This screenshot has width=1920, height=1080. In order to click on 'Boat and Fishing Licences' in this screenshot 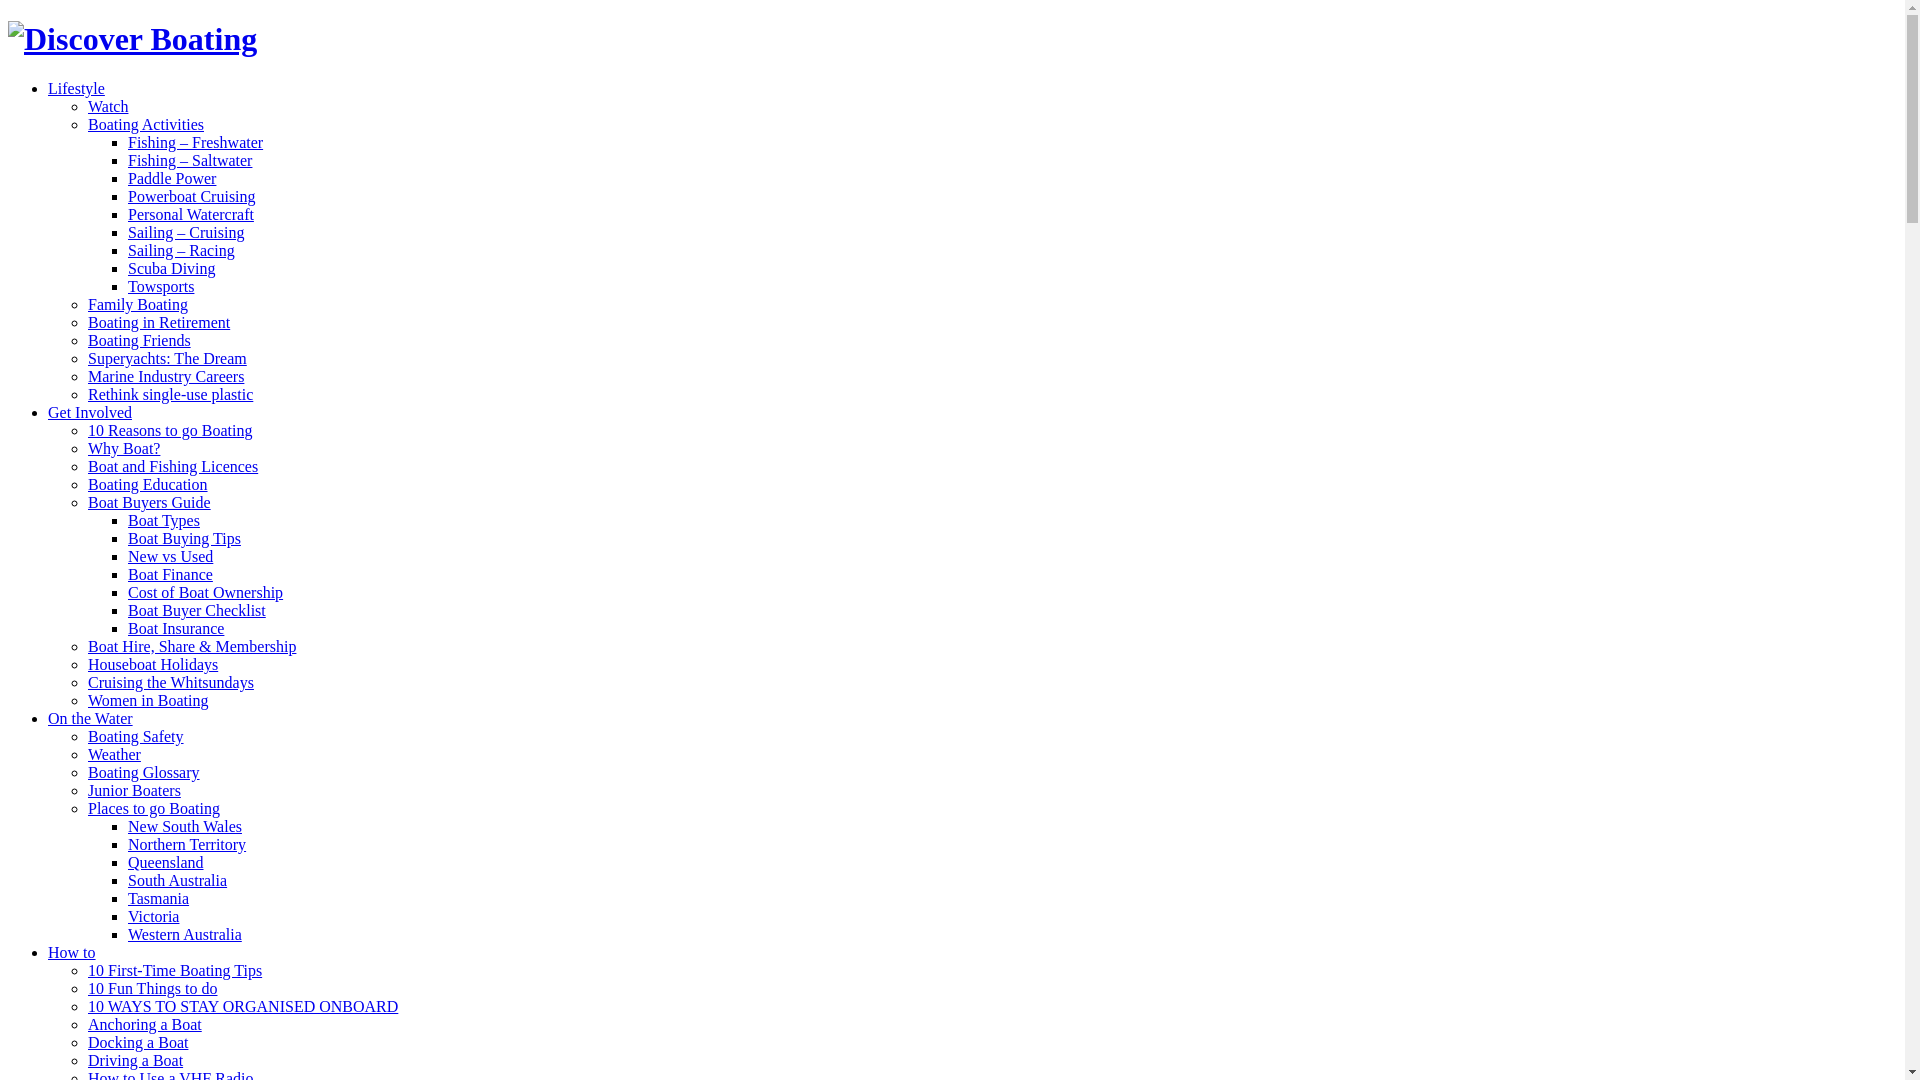, I will do `click(172, 466)`.